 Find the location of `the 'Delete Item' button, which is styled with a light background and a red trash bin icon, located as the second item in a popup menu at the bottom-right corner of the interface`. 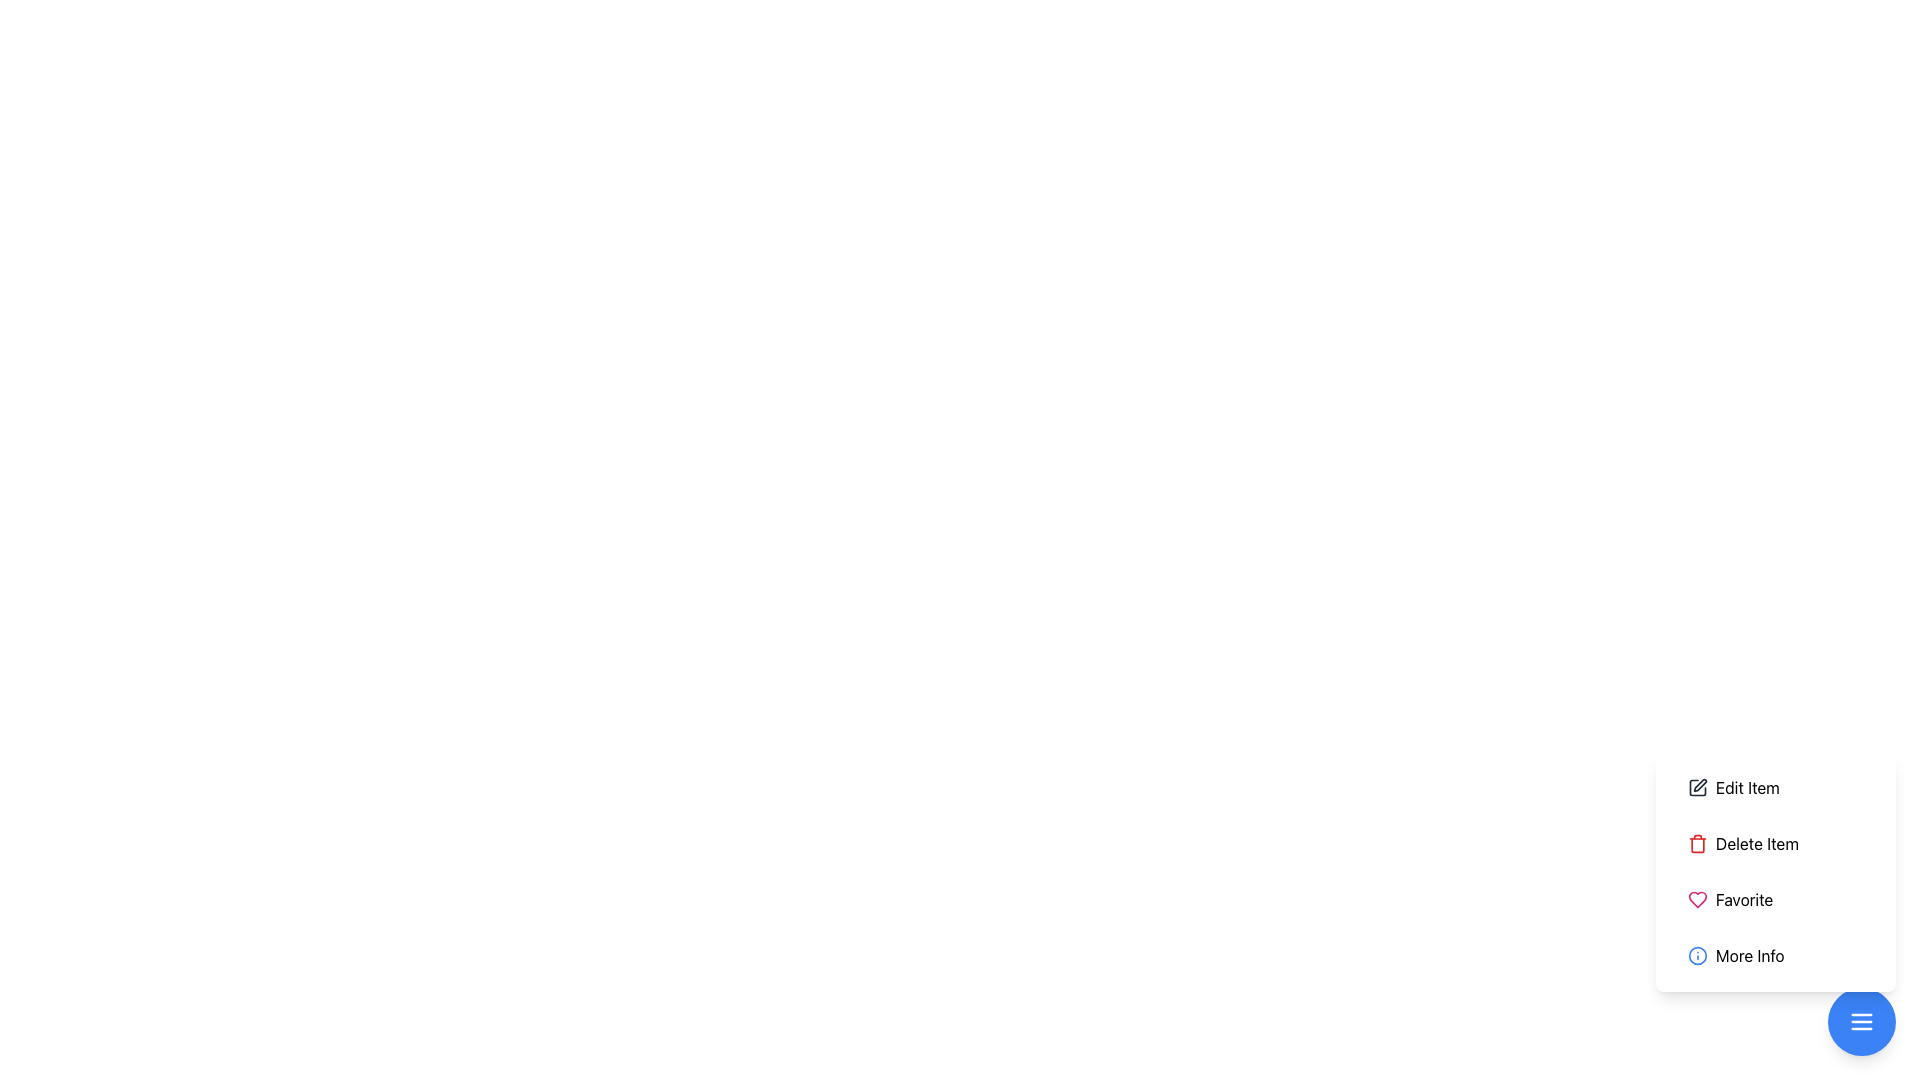

the 'Delete Item' button, which is styled with a light background and a red trash bin icon, located as the second item in a popup menu at the bottom-right corner of the interface is located at coordinates (1776, 844).